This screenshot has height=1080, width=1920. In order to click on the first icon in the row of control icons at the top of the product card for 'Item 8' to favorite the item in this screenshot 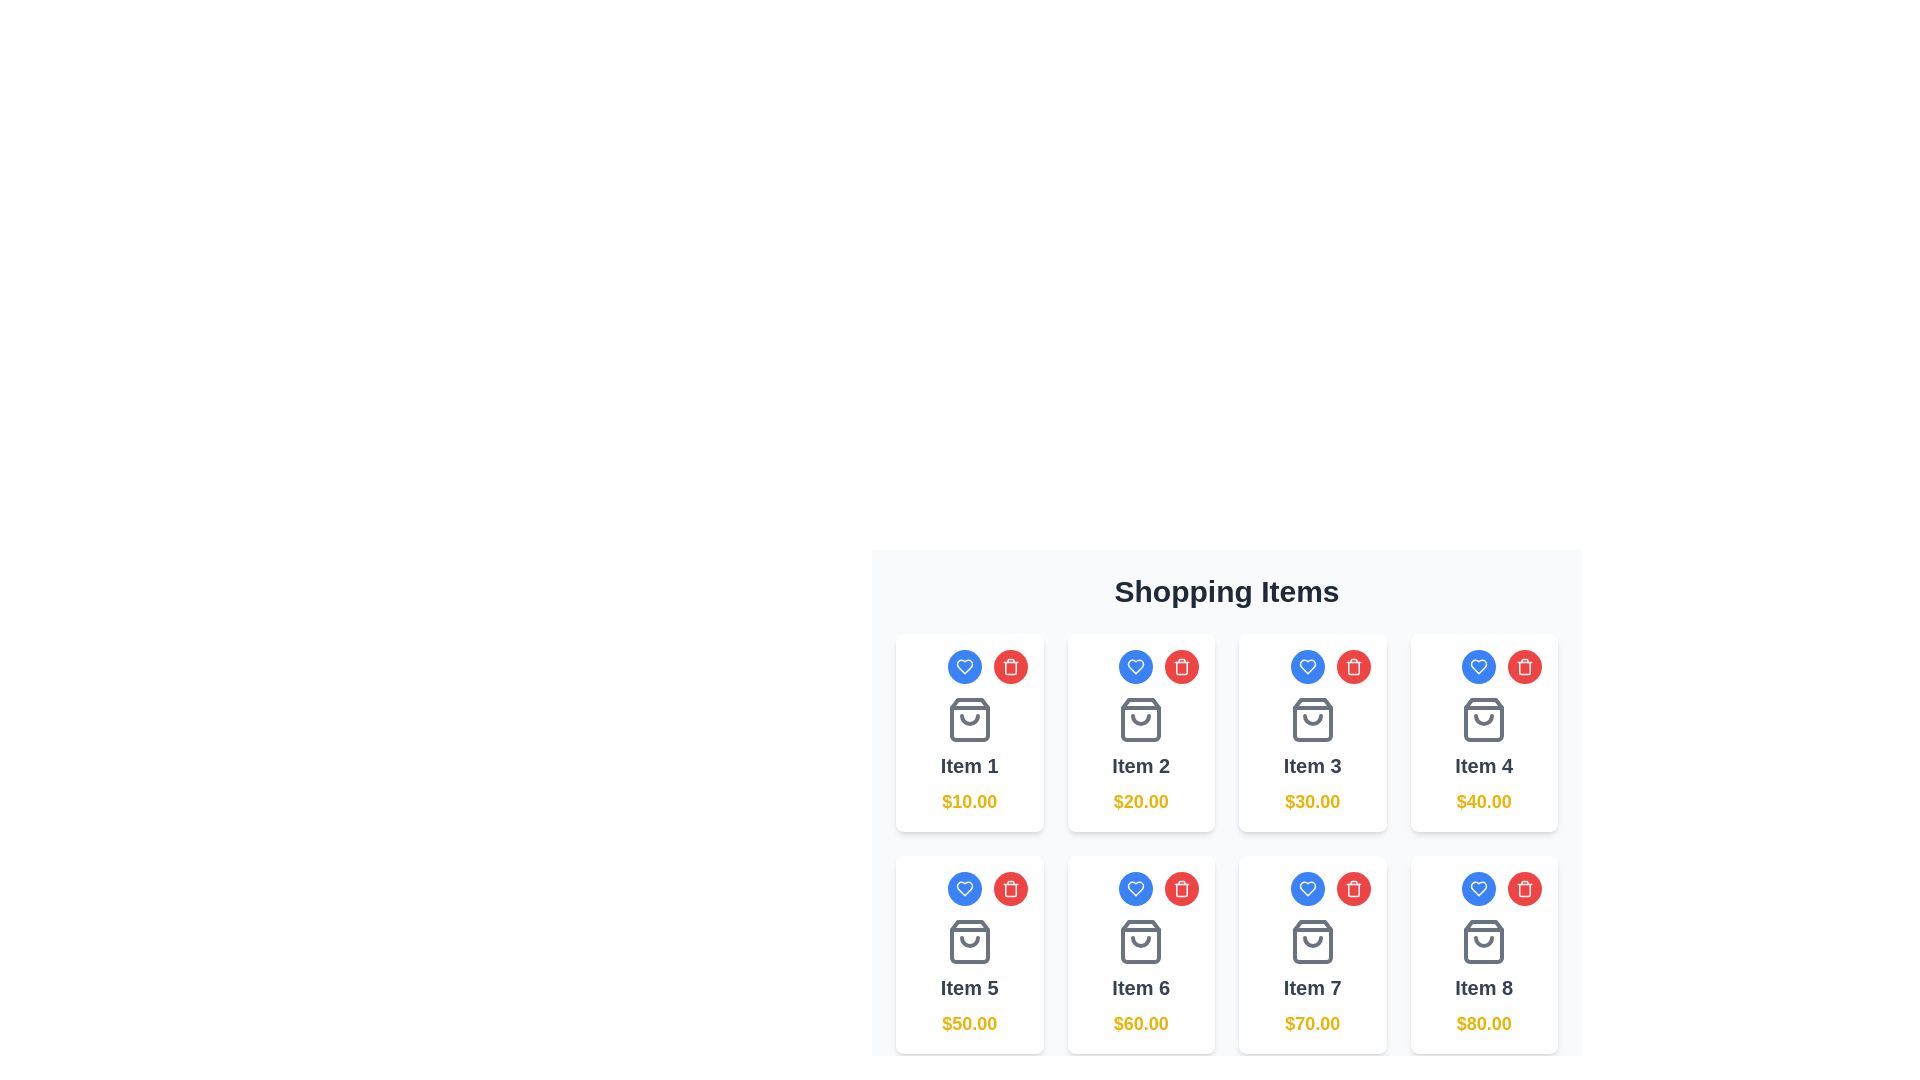, I will do `click(1478, 887)`.